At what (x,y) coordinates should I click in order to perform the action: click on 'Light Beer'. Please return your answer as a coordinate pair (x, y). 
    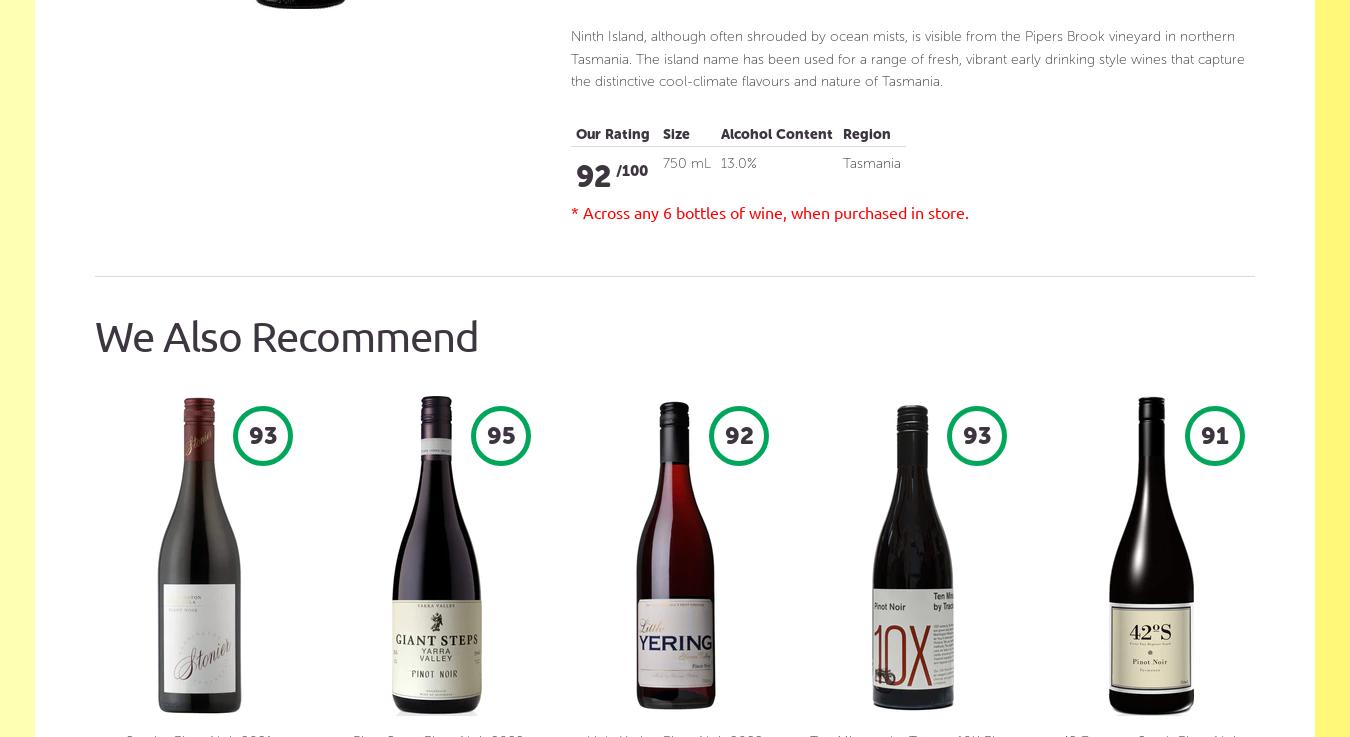
    Looking at the image, I should click on (782, 79).